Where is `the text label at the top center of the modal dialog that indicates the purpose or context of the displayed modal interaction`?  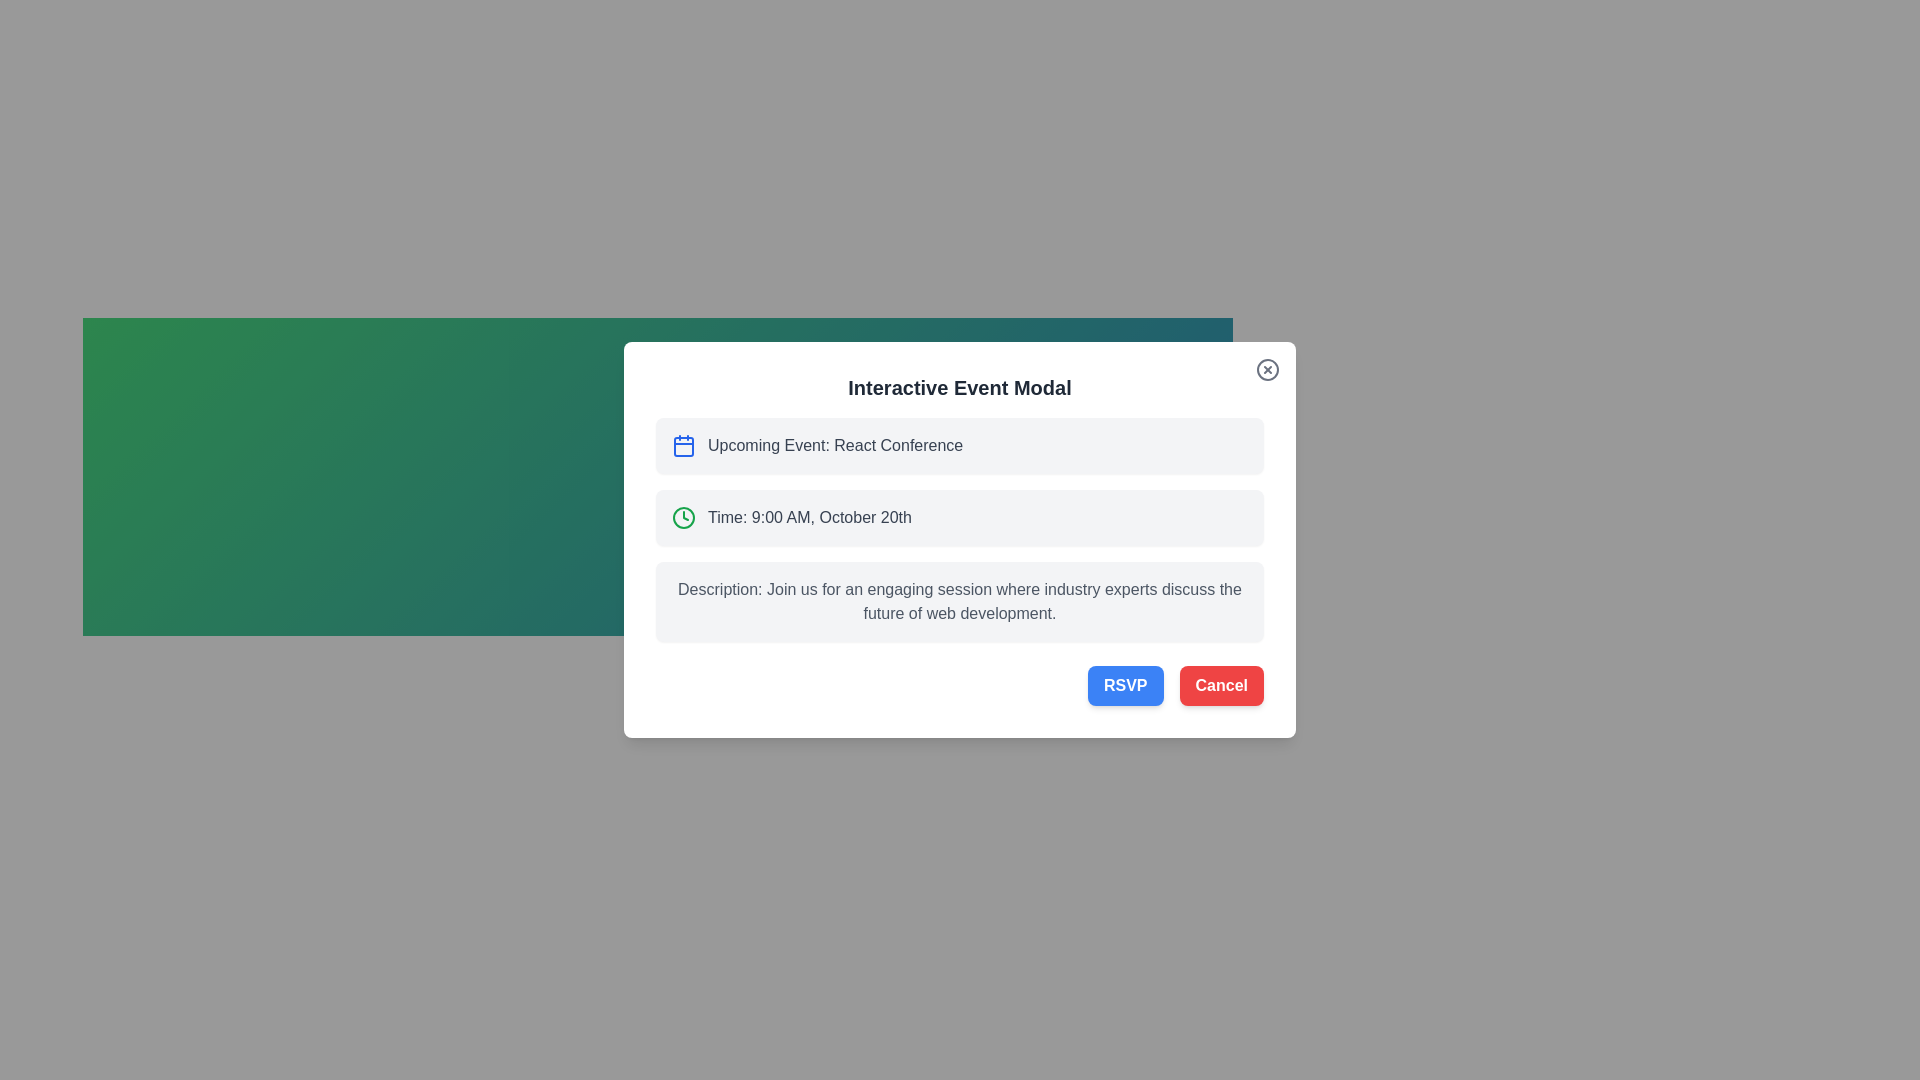 the text label at the top center of the modal dialog that indicates the purpose or context of the displayed modal interaction is located at coordinates (960, 388).